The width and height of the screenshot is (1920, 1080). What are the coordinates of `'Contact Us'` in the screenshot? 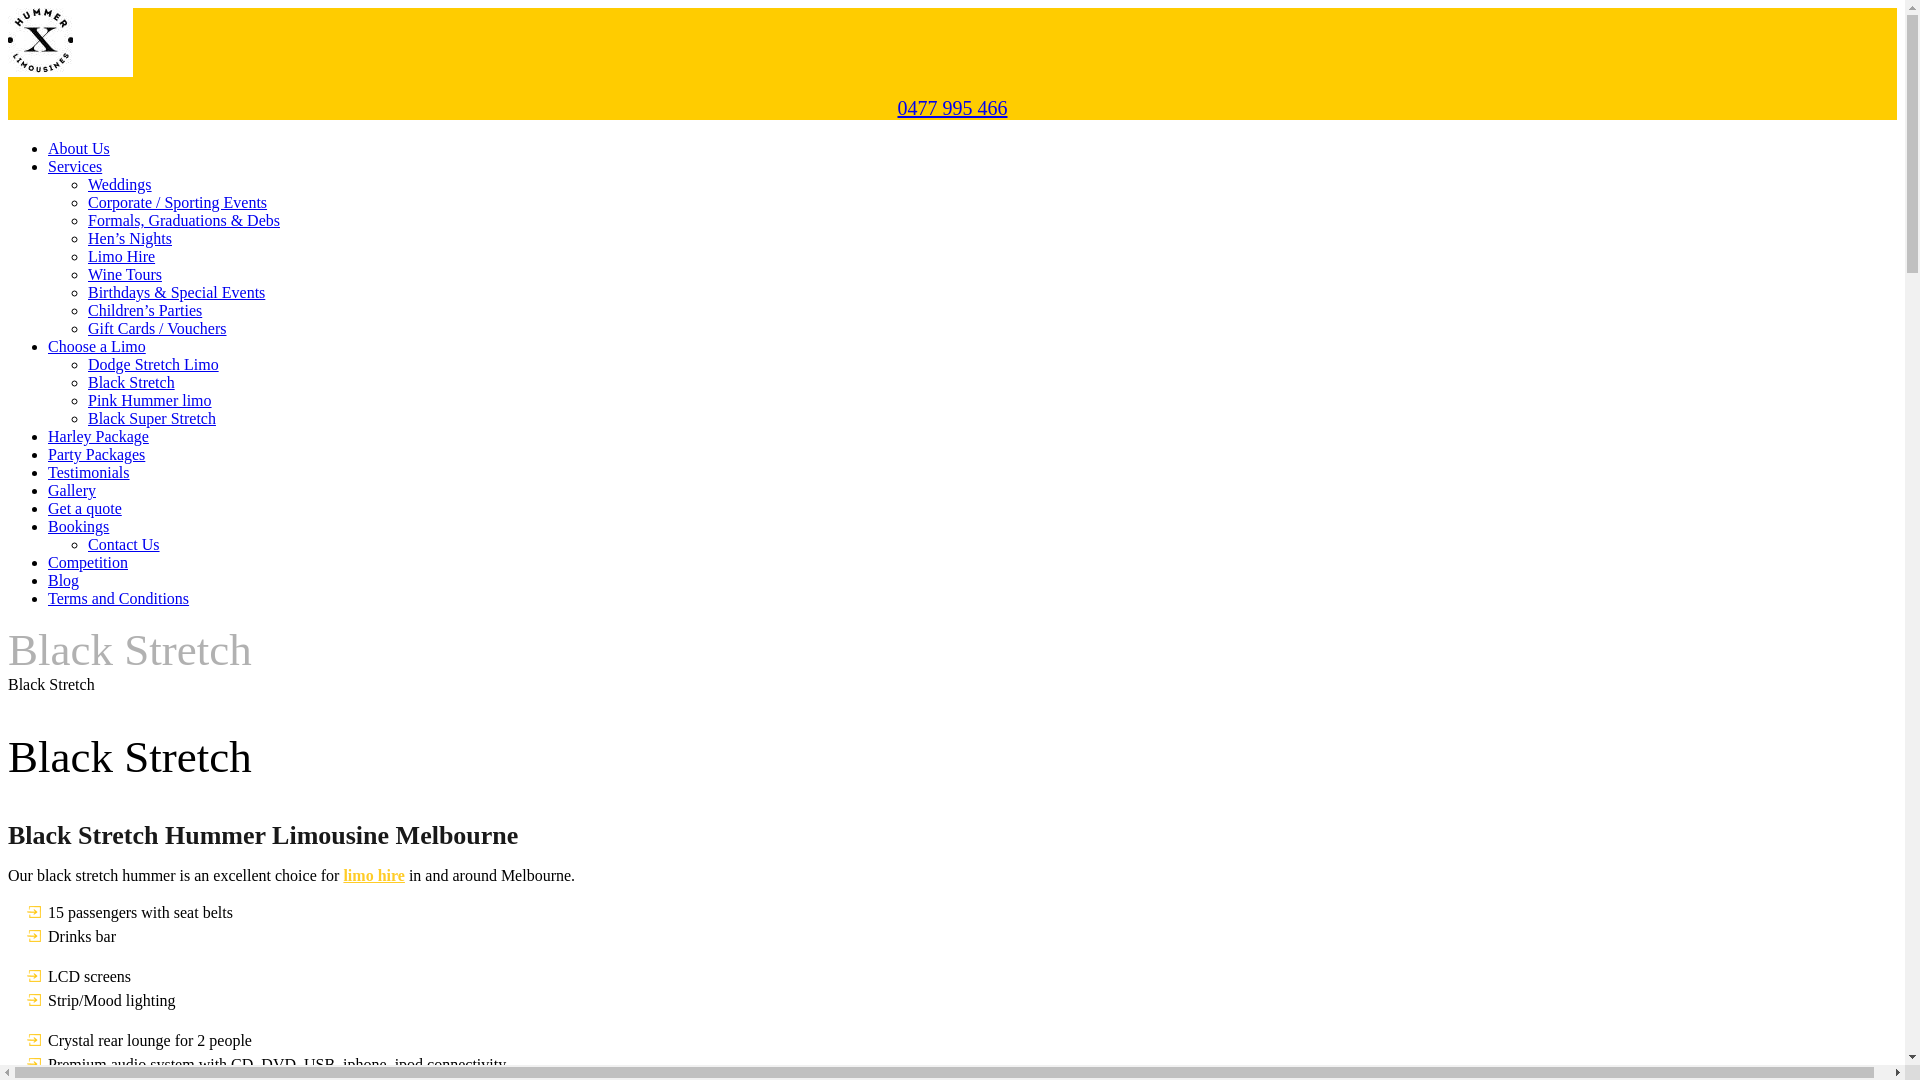 It's located at (123, 544).